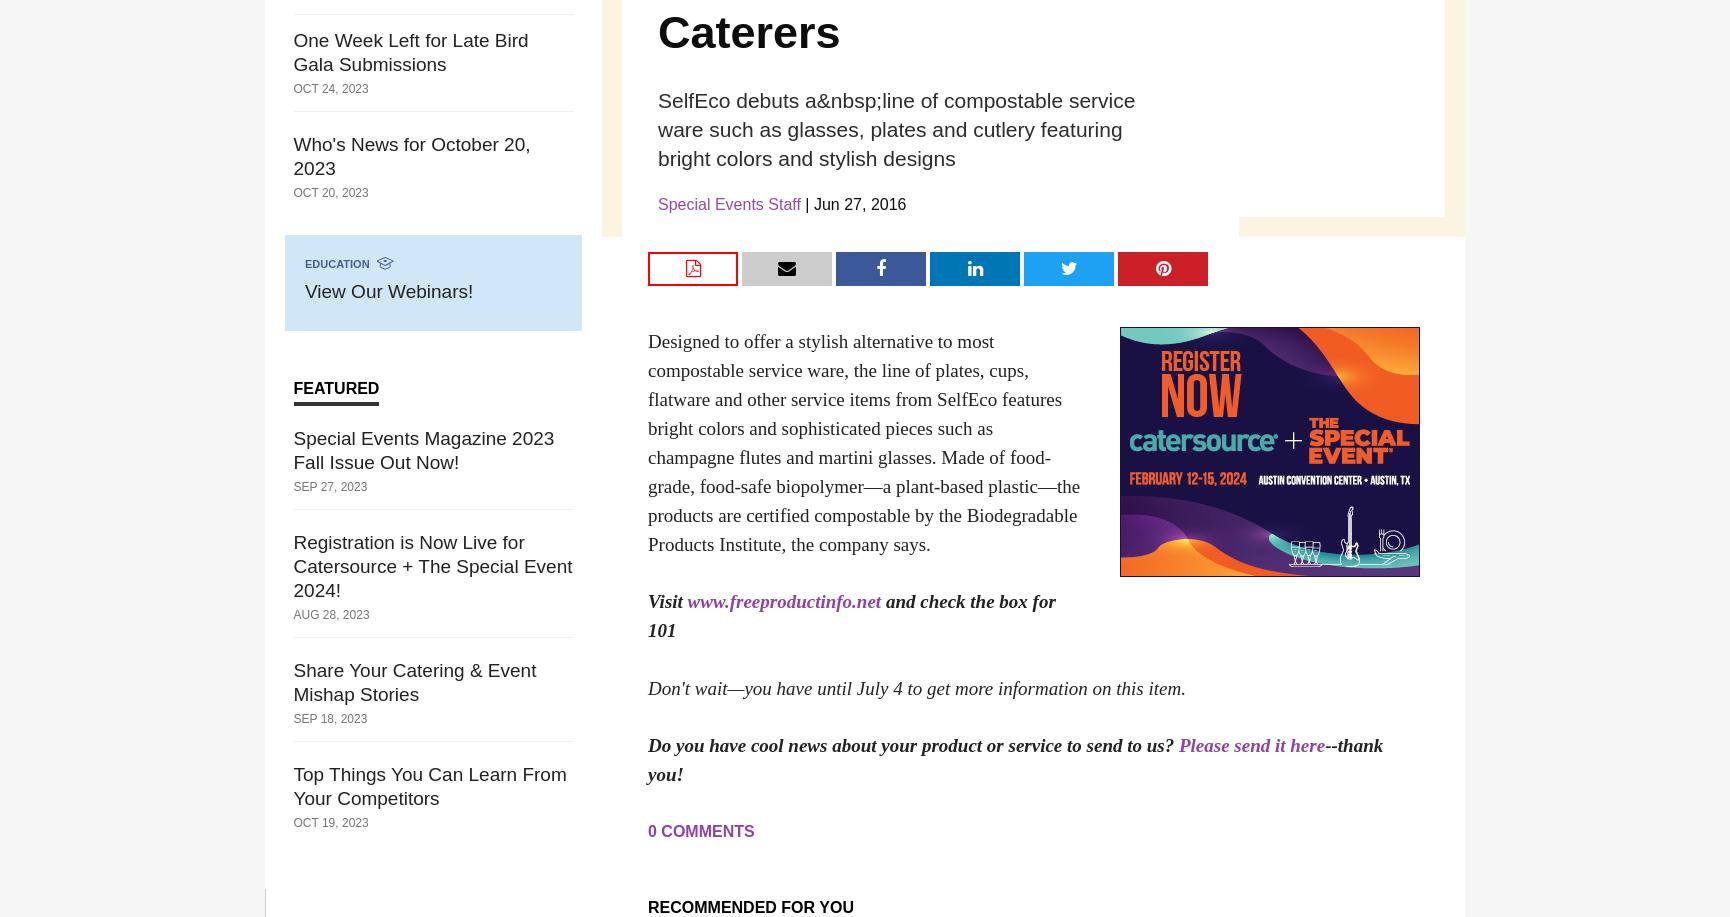 This screenshot has height=917, width=1730. What do you see at coordinates (862, 441) in the screenshot?
I see `'Designed to offer a stylish alternative to most compostable service ware, the line of plates, cups, flatware and other service items from SelfEco features bright colors and sophisticated pieces such as champagne flutes and martini glasses. Made of food-grade, food-safe biopolymer—a plant-based plastic—the products are certified compostable by the Biodegradable Products Institute, the company says.'` at bounding box center [862, 441].